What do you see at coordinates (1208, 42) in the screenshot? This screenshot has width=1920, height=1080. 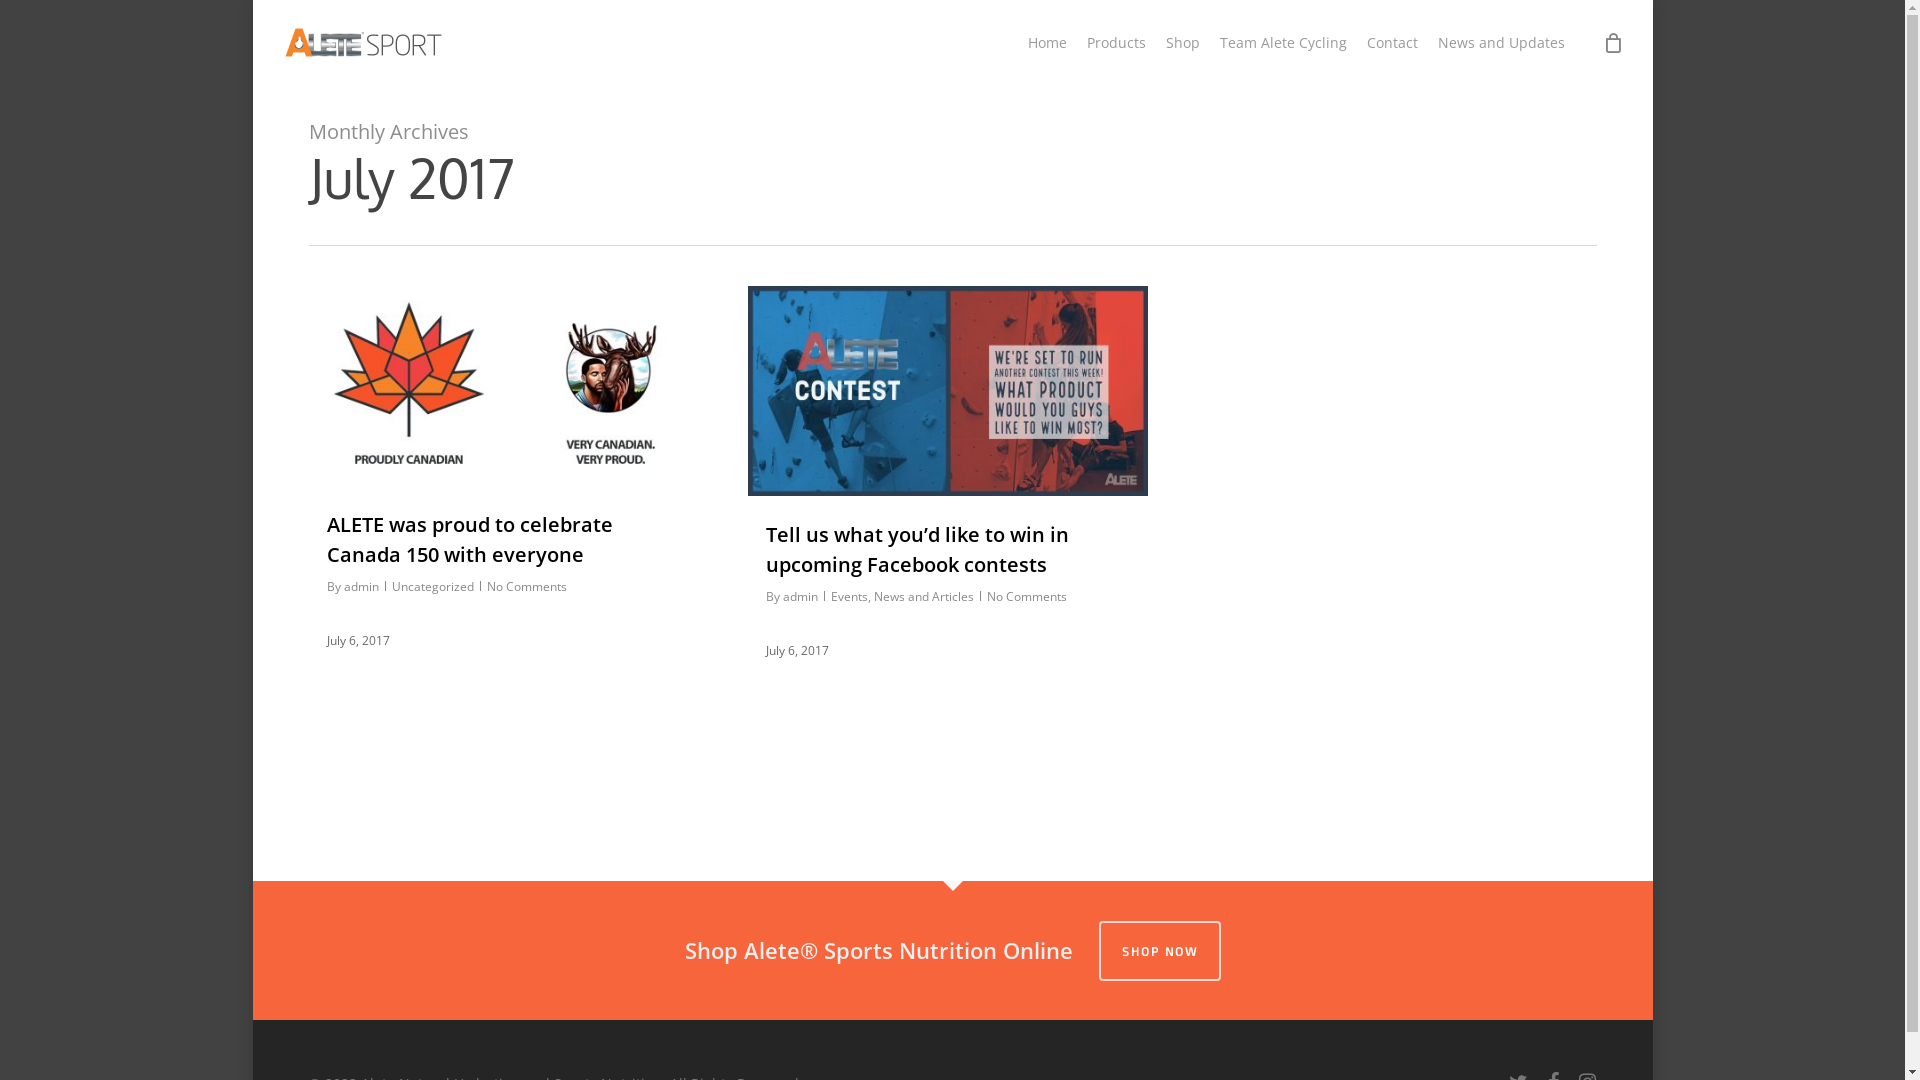 I see `'Team Alete Cycling'` at bounding box center [1208, 42].